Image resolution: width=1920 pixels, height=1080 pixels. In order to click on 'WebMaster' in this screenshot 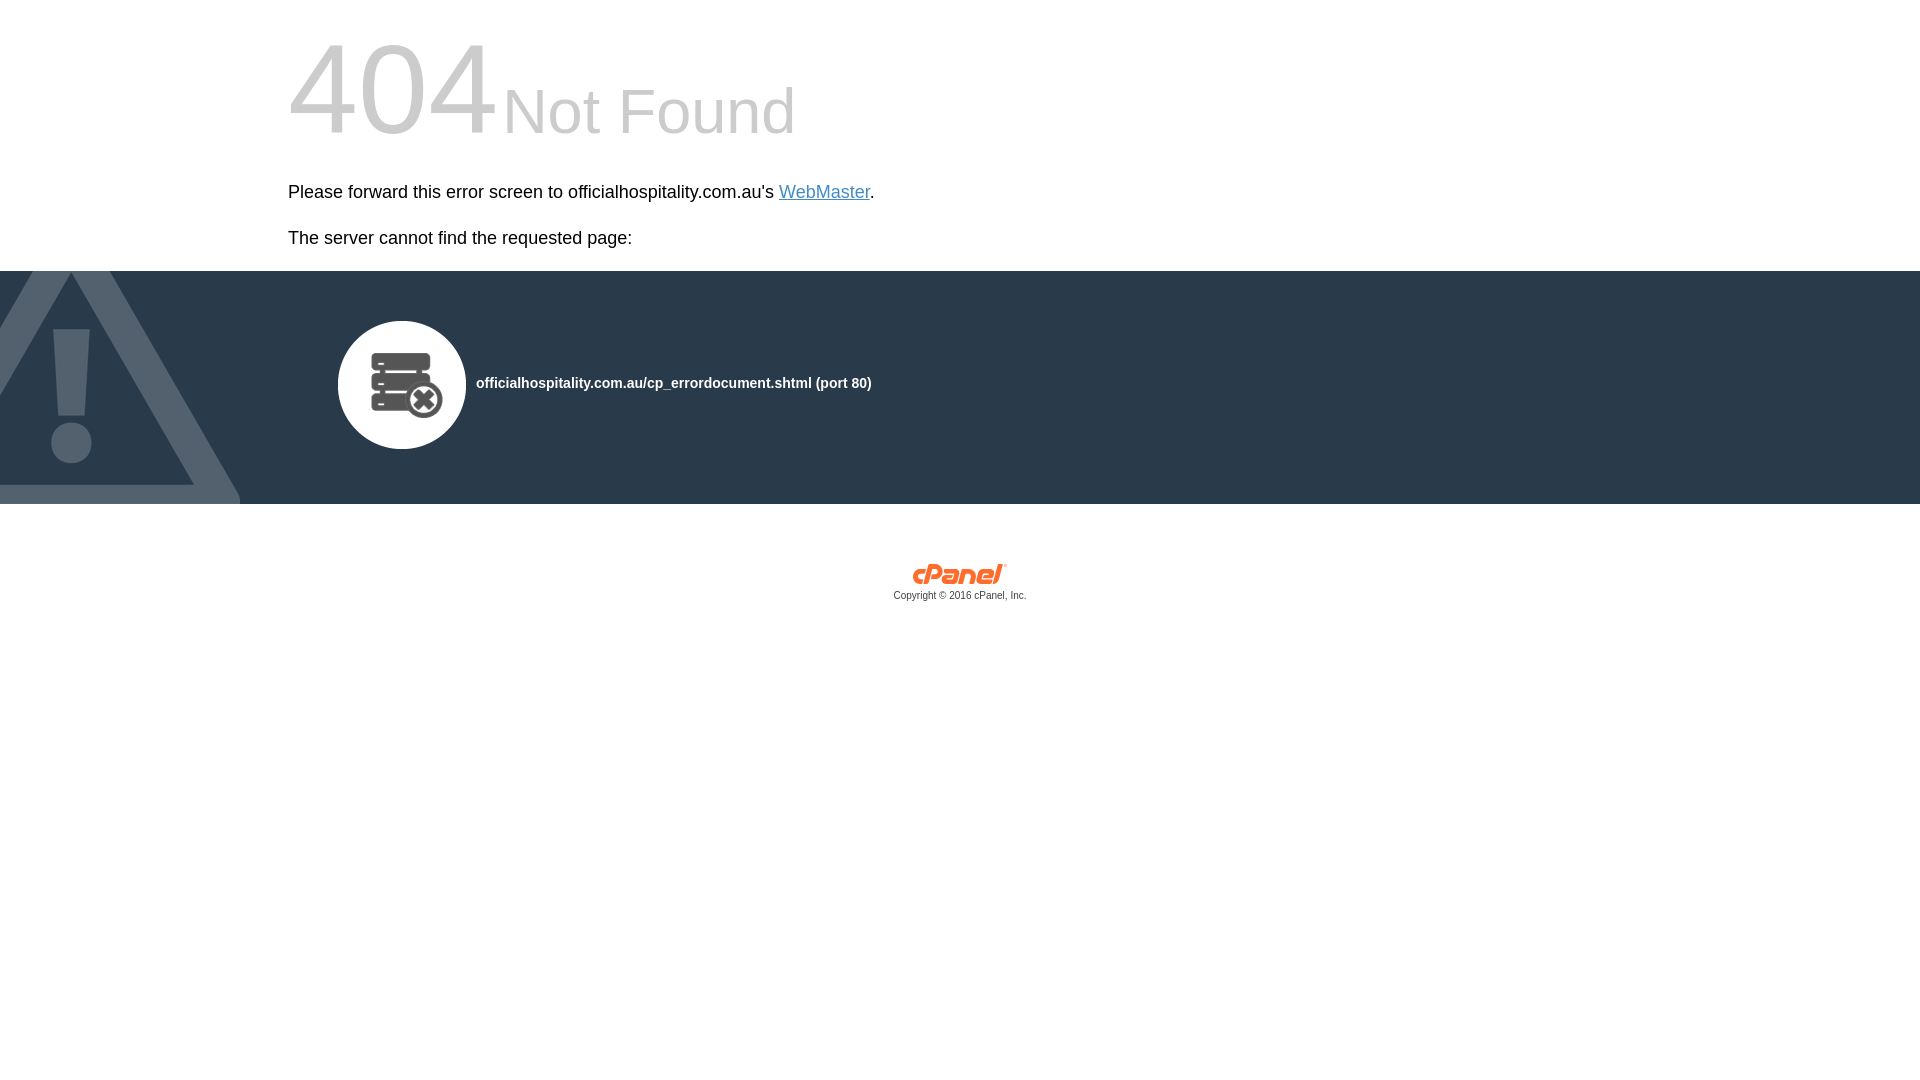, I will do `click(824, 192)`.